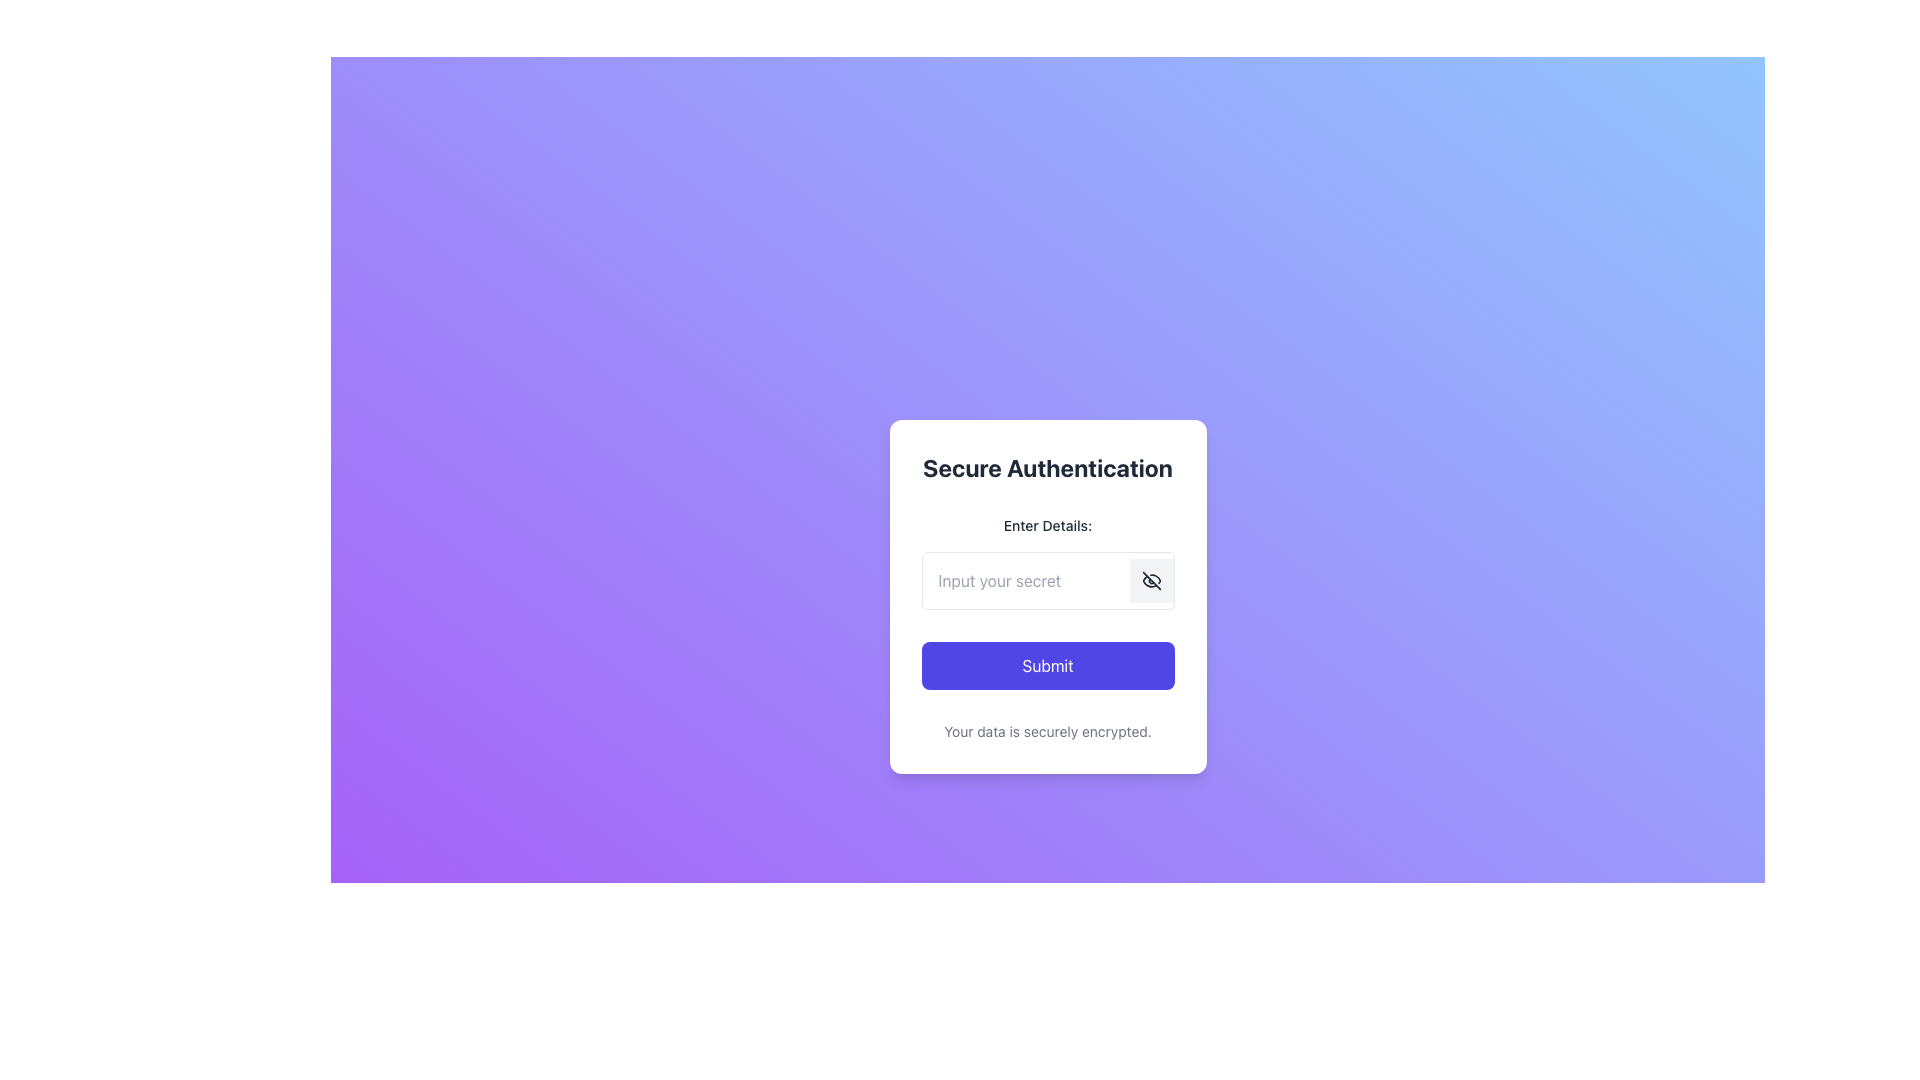 This screenshot has width=1920, height=1080. What do you see at coordinates (1151, 581) in the screenshot?
I see `the toggle button for hiding or showing the password, which is a rectangular button with a light gray background and a crossed-out eye icon, located at the right edge of the input field` at bounding box center [1151, 581].